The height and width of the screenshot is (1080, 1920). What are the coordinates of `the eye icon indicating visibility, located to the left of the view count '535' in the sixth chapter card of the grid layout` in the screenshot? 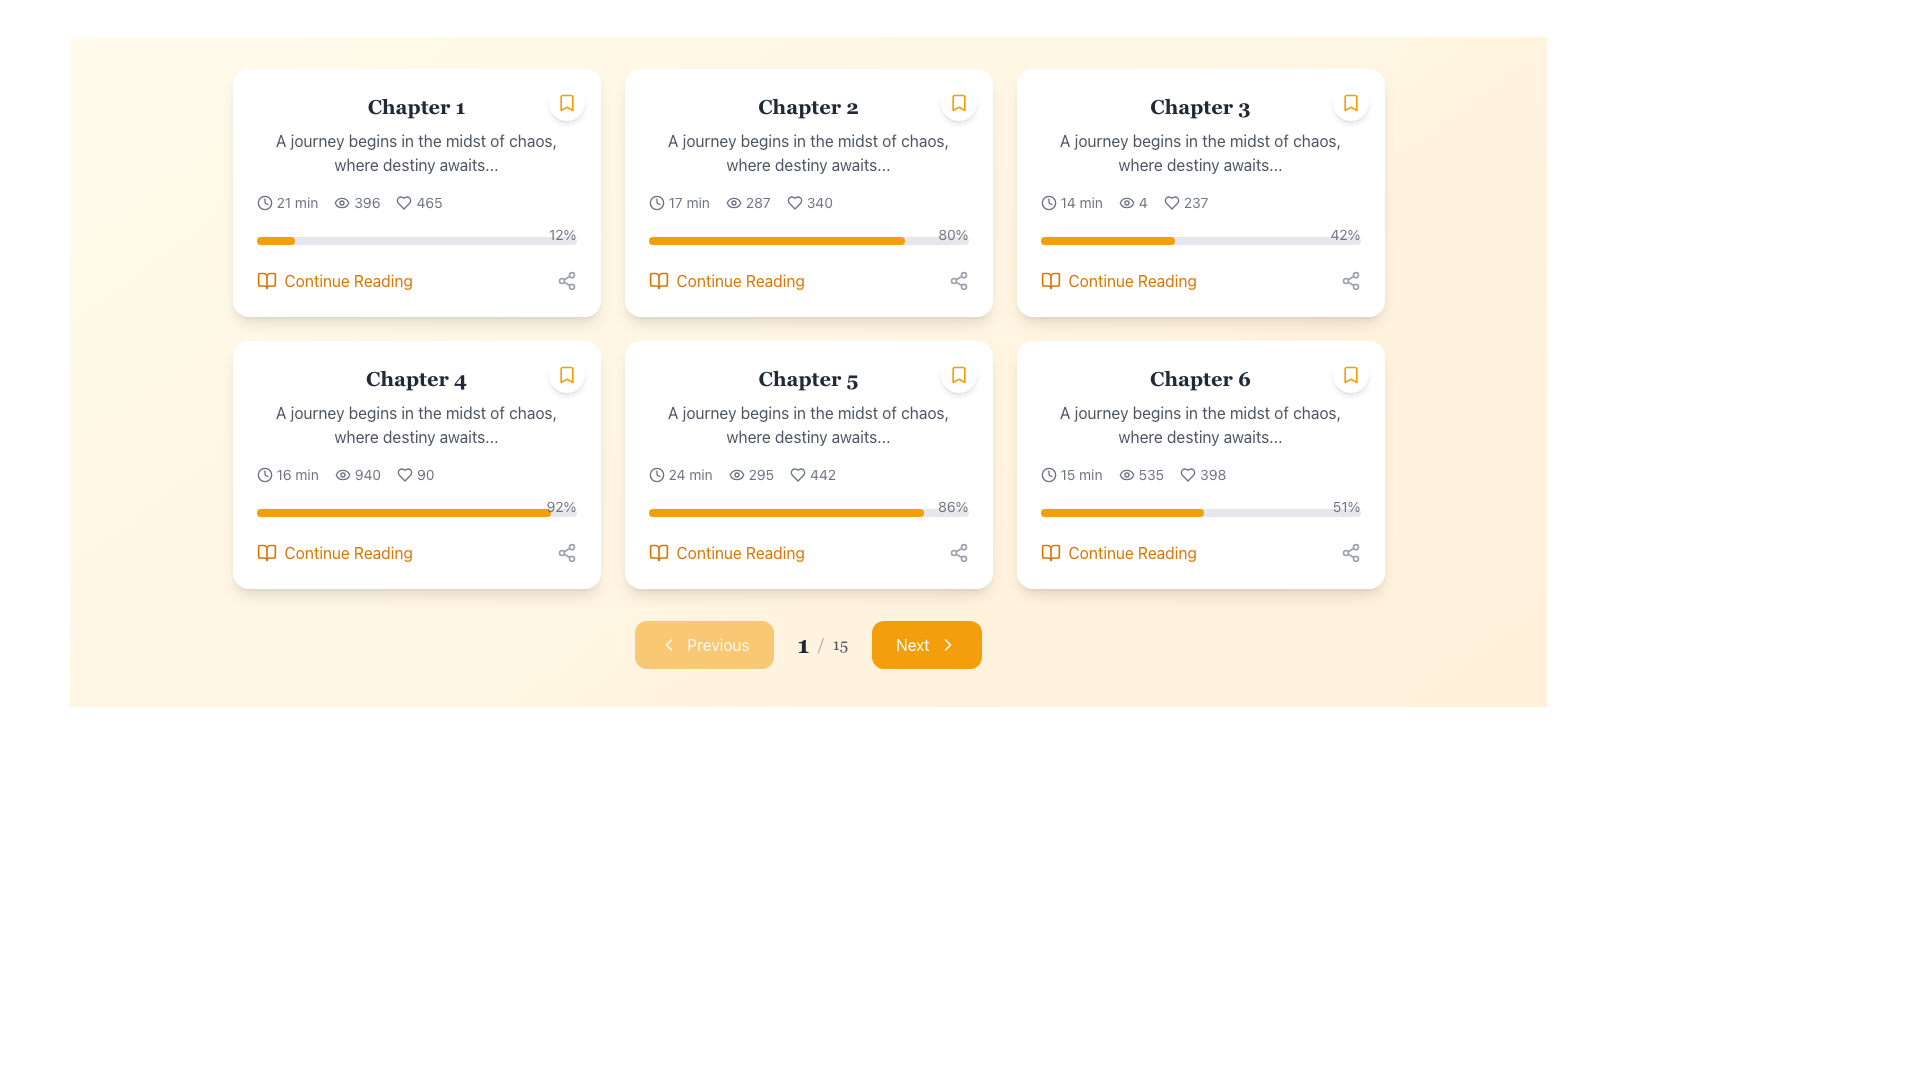 It's located at (1126, 474).